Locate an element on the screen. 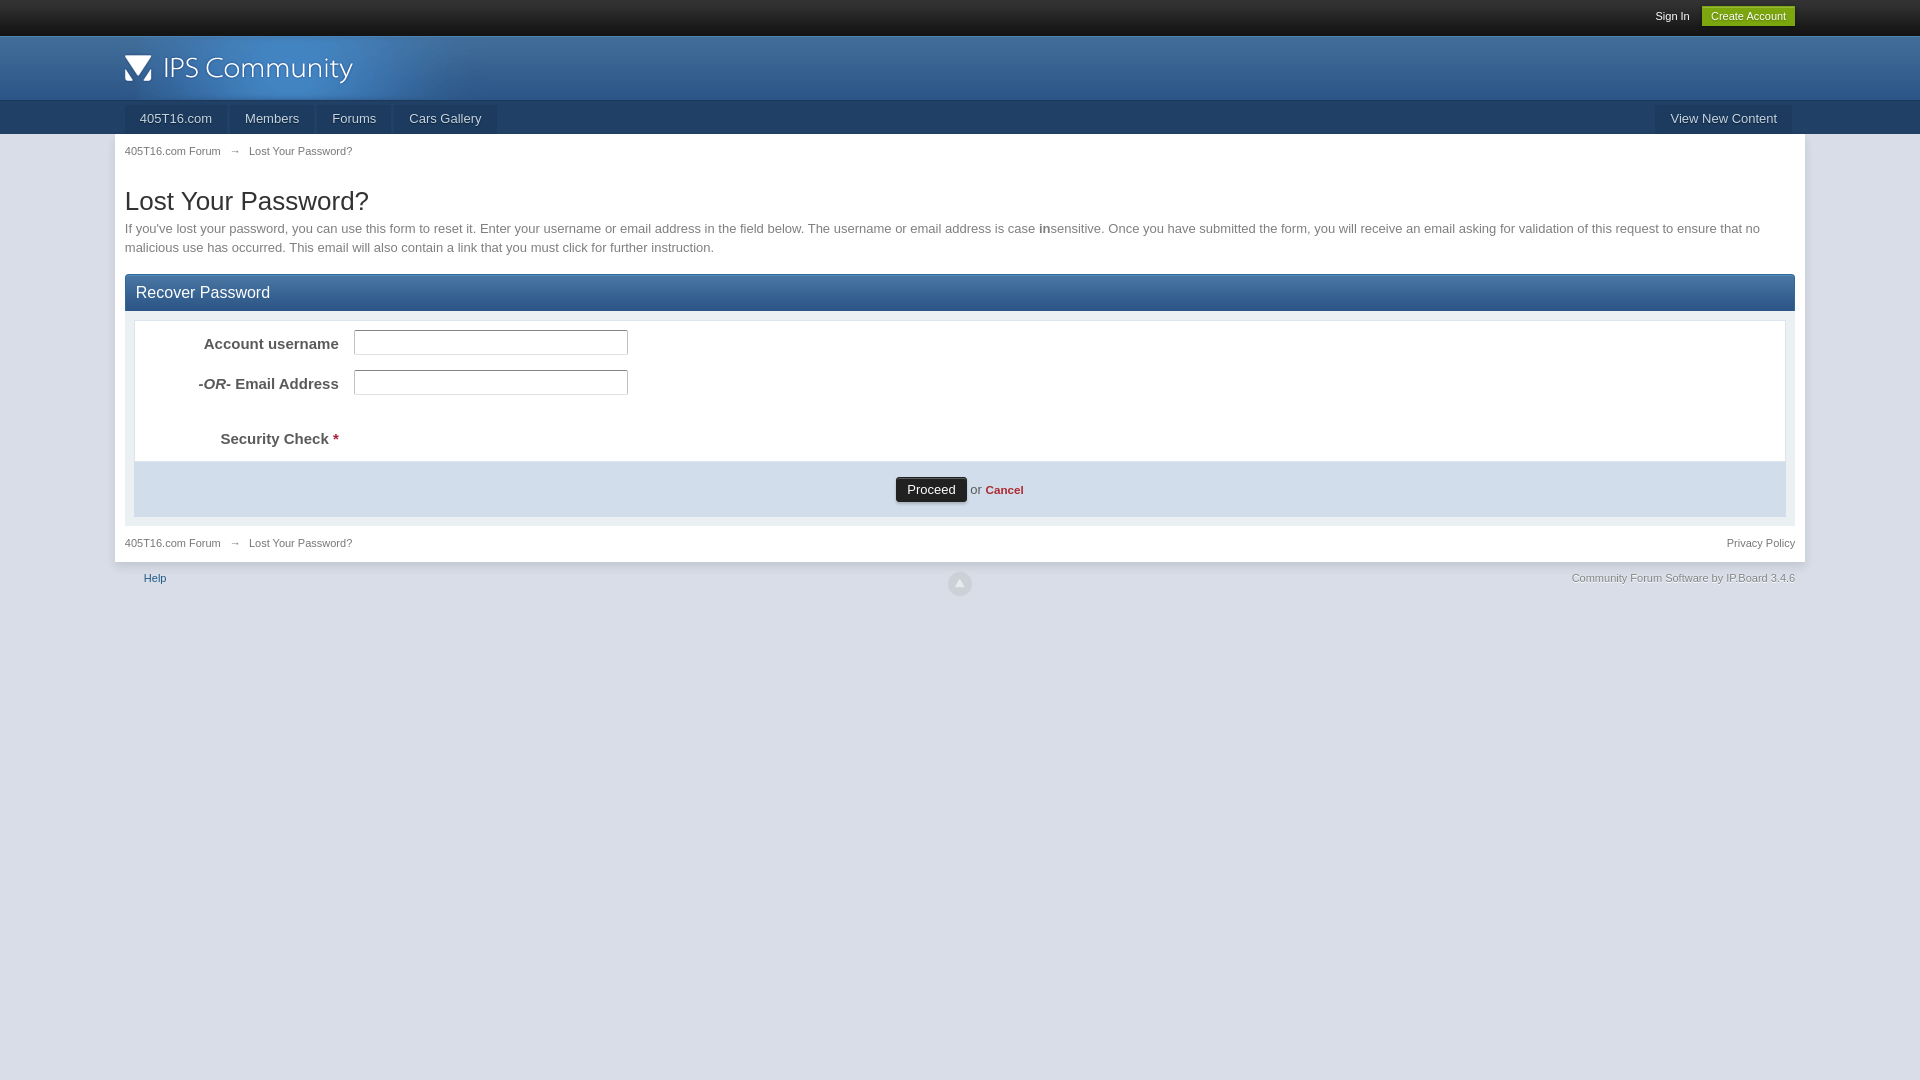 This screenshot has width=1920, height=1080. 'Create Account' is located at coordinates (1747, 15).